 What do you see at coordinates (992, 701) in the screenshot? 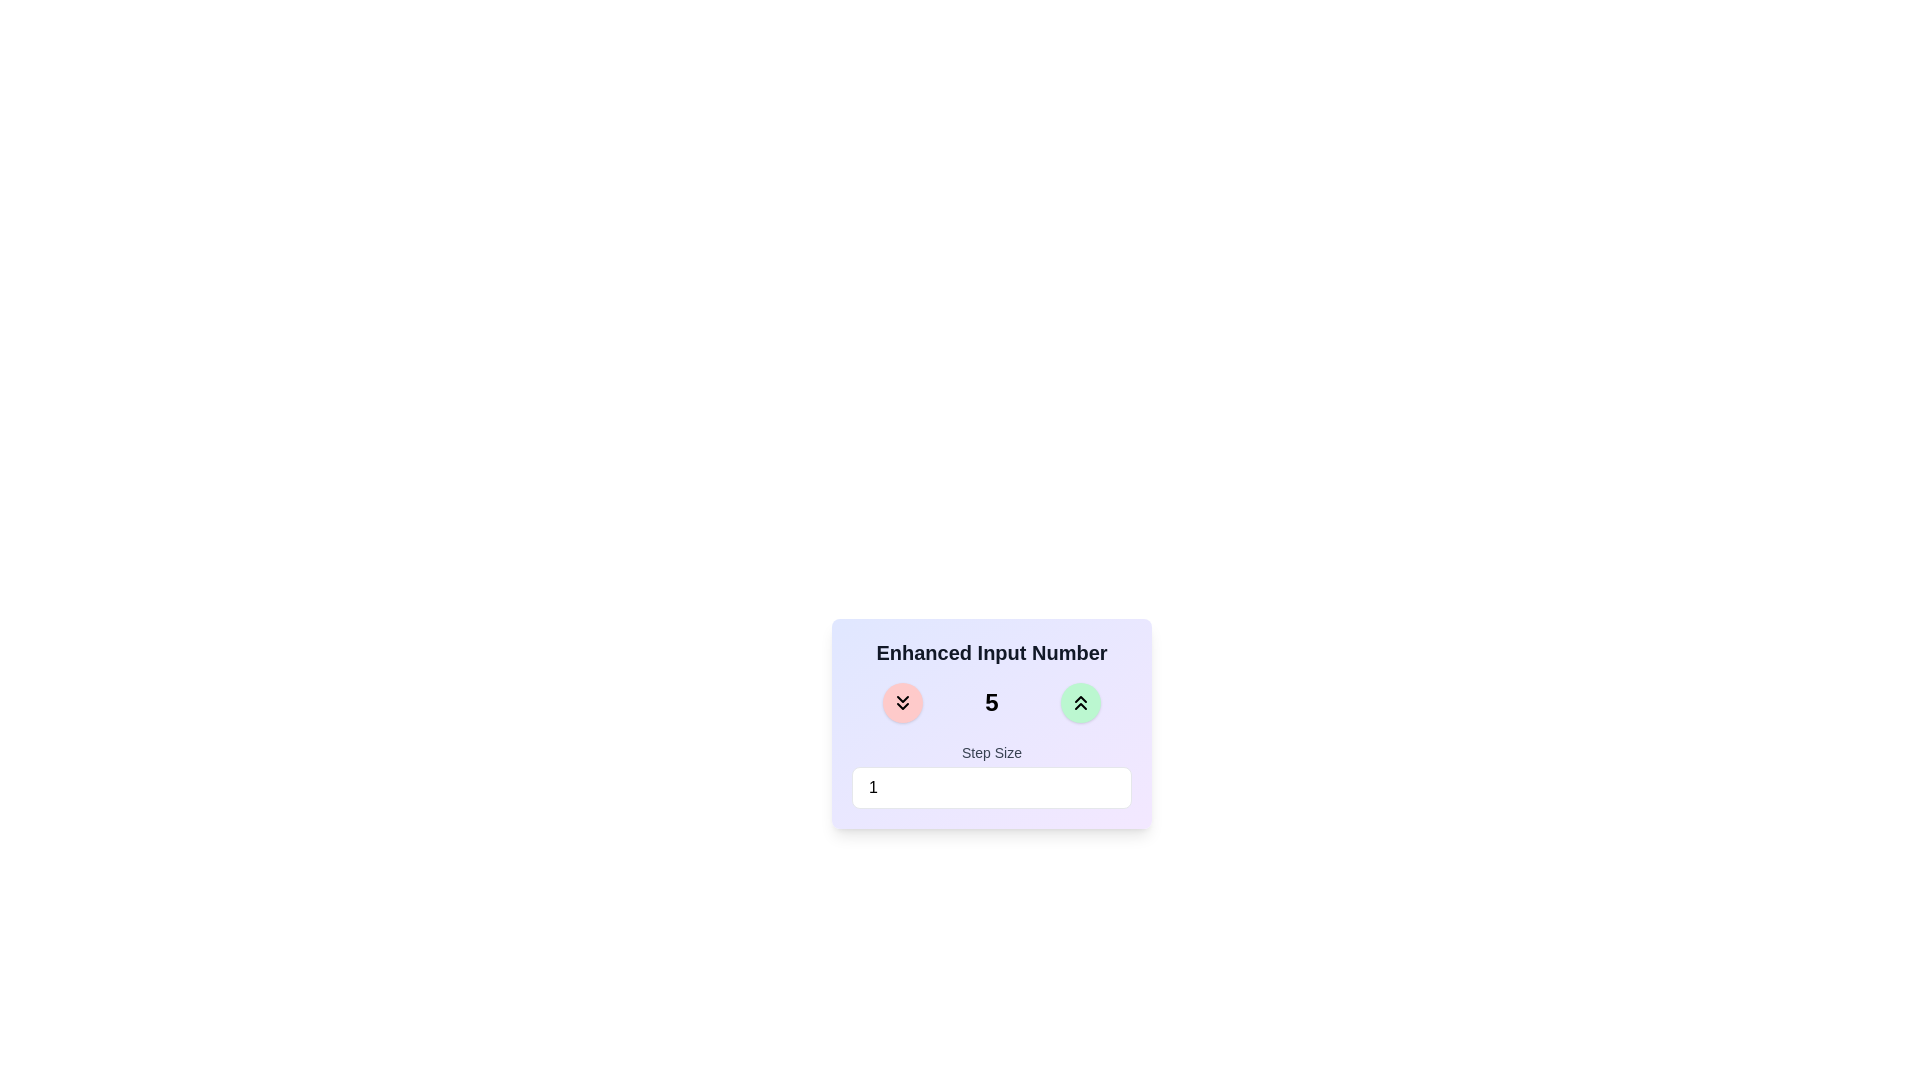
I see `displayed numeric value '5' from the central Text display within the 'Enhanced Input Number' card, which is dynamically updated based on user interactions with adjacent buttons` at bounding box center [992, 701].